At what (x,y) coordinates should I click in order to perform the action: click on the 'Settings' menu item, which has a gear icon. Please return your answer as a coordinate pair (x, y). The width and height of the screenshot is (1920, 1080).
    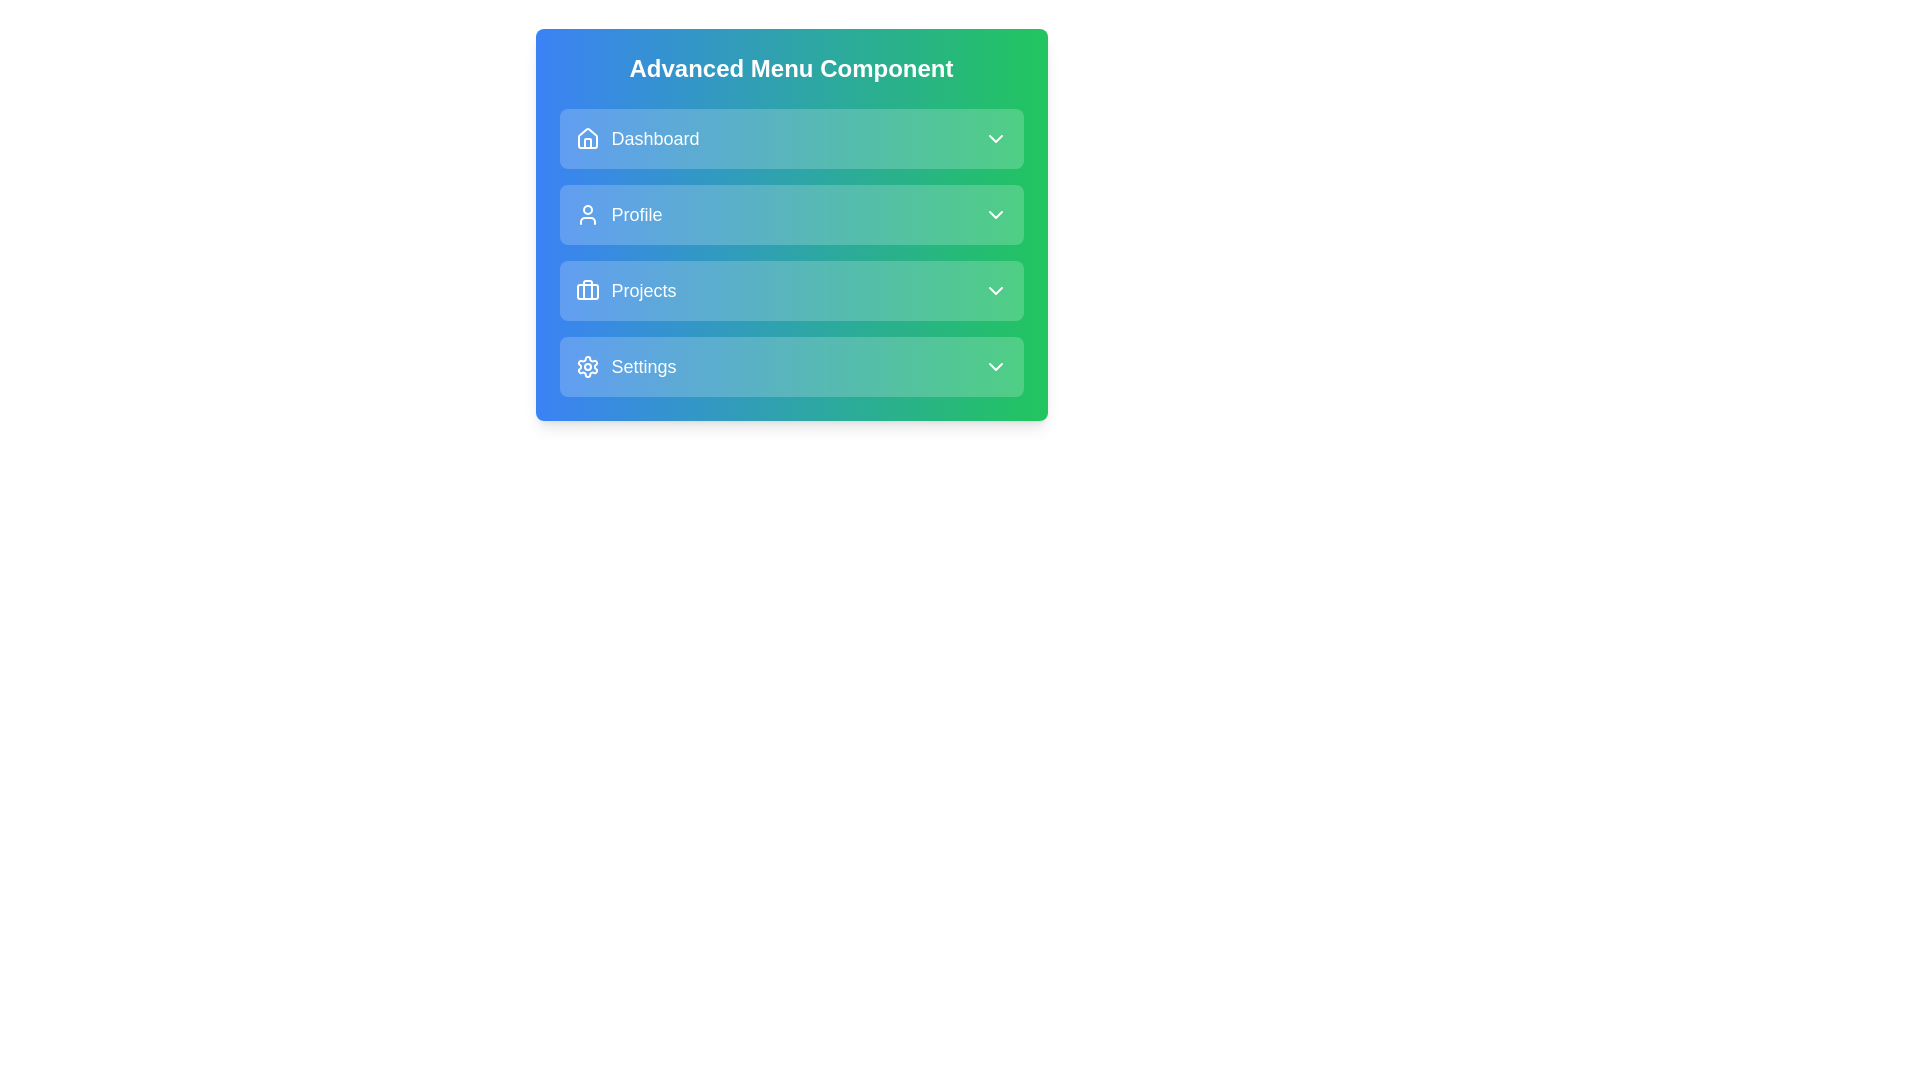
    Looking at the image, I should click on (624, 366).